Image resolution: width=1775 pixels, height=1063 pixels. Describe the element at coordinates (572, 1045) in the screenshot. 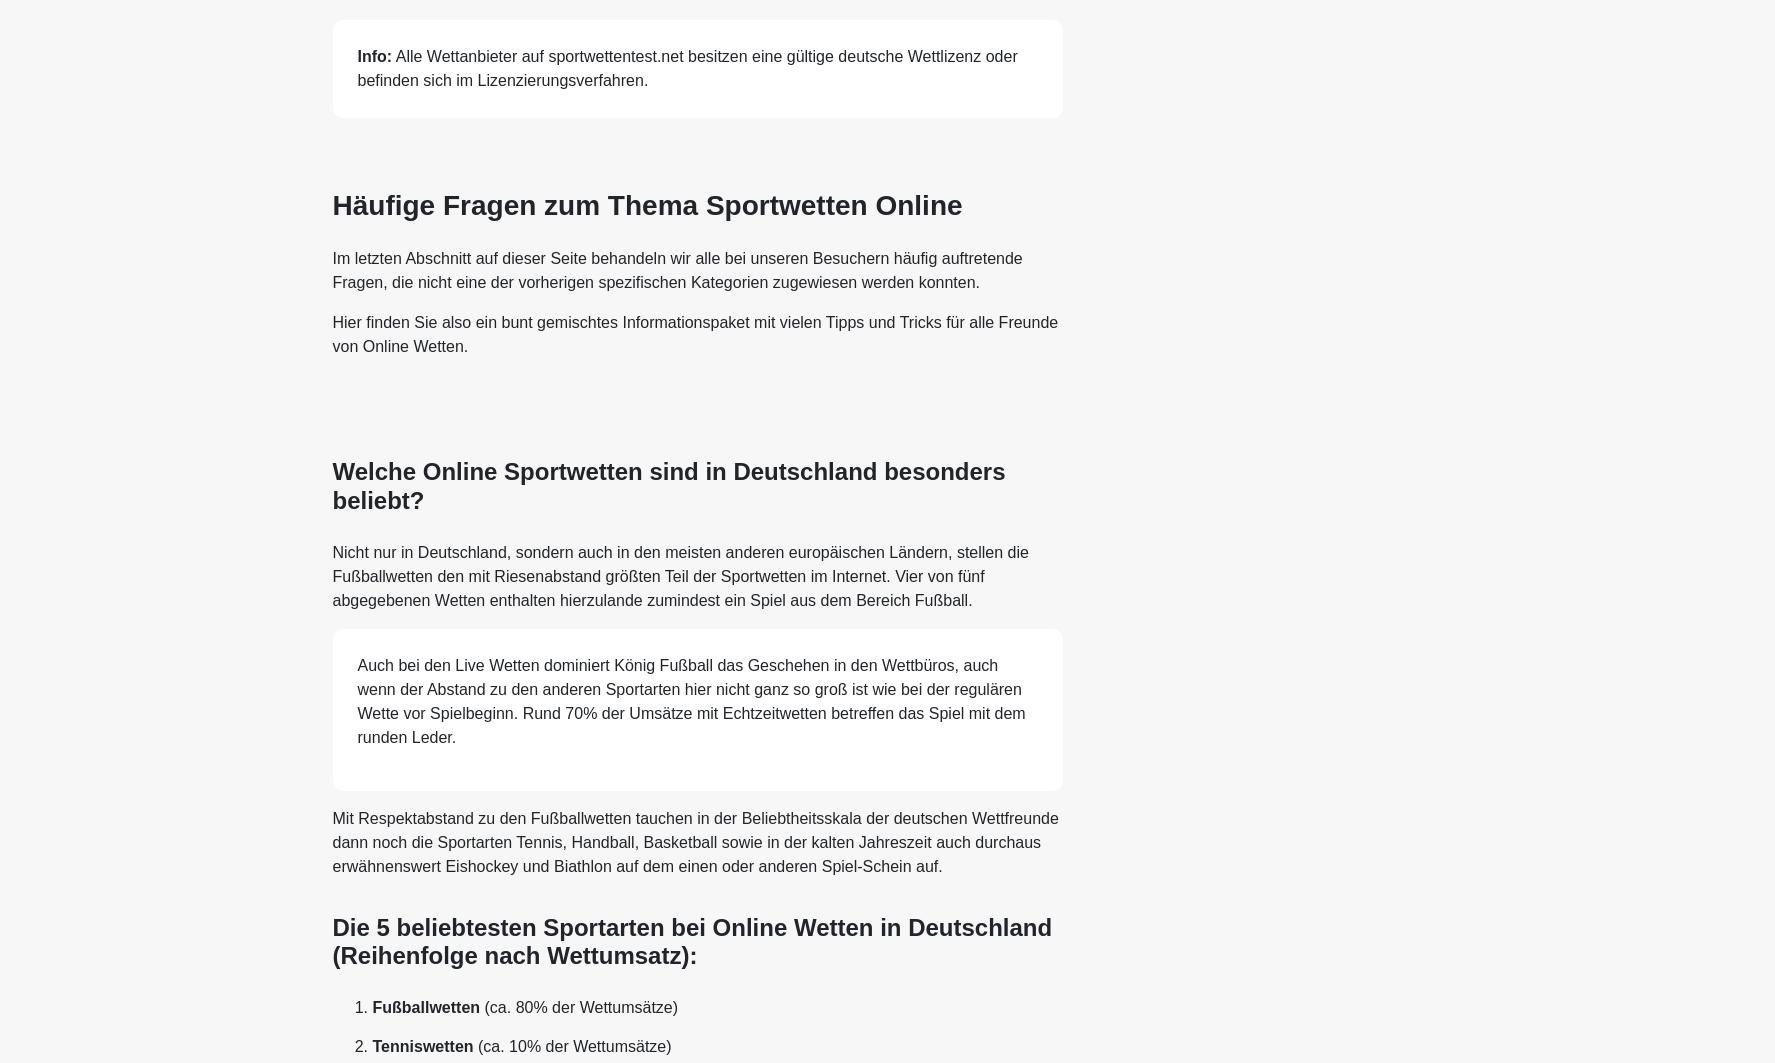

I see `'(ca. 10% der Wettumsätze)'` at that location.